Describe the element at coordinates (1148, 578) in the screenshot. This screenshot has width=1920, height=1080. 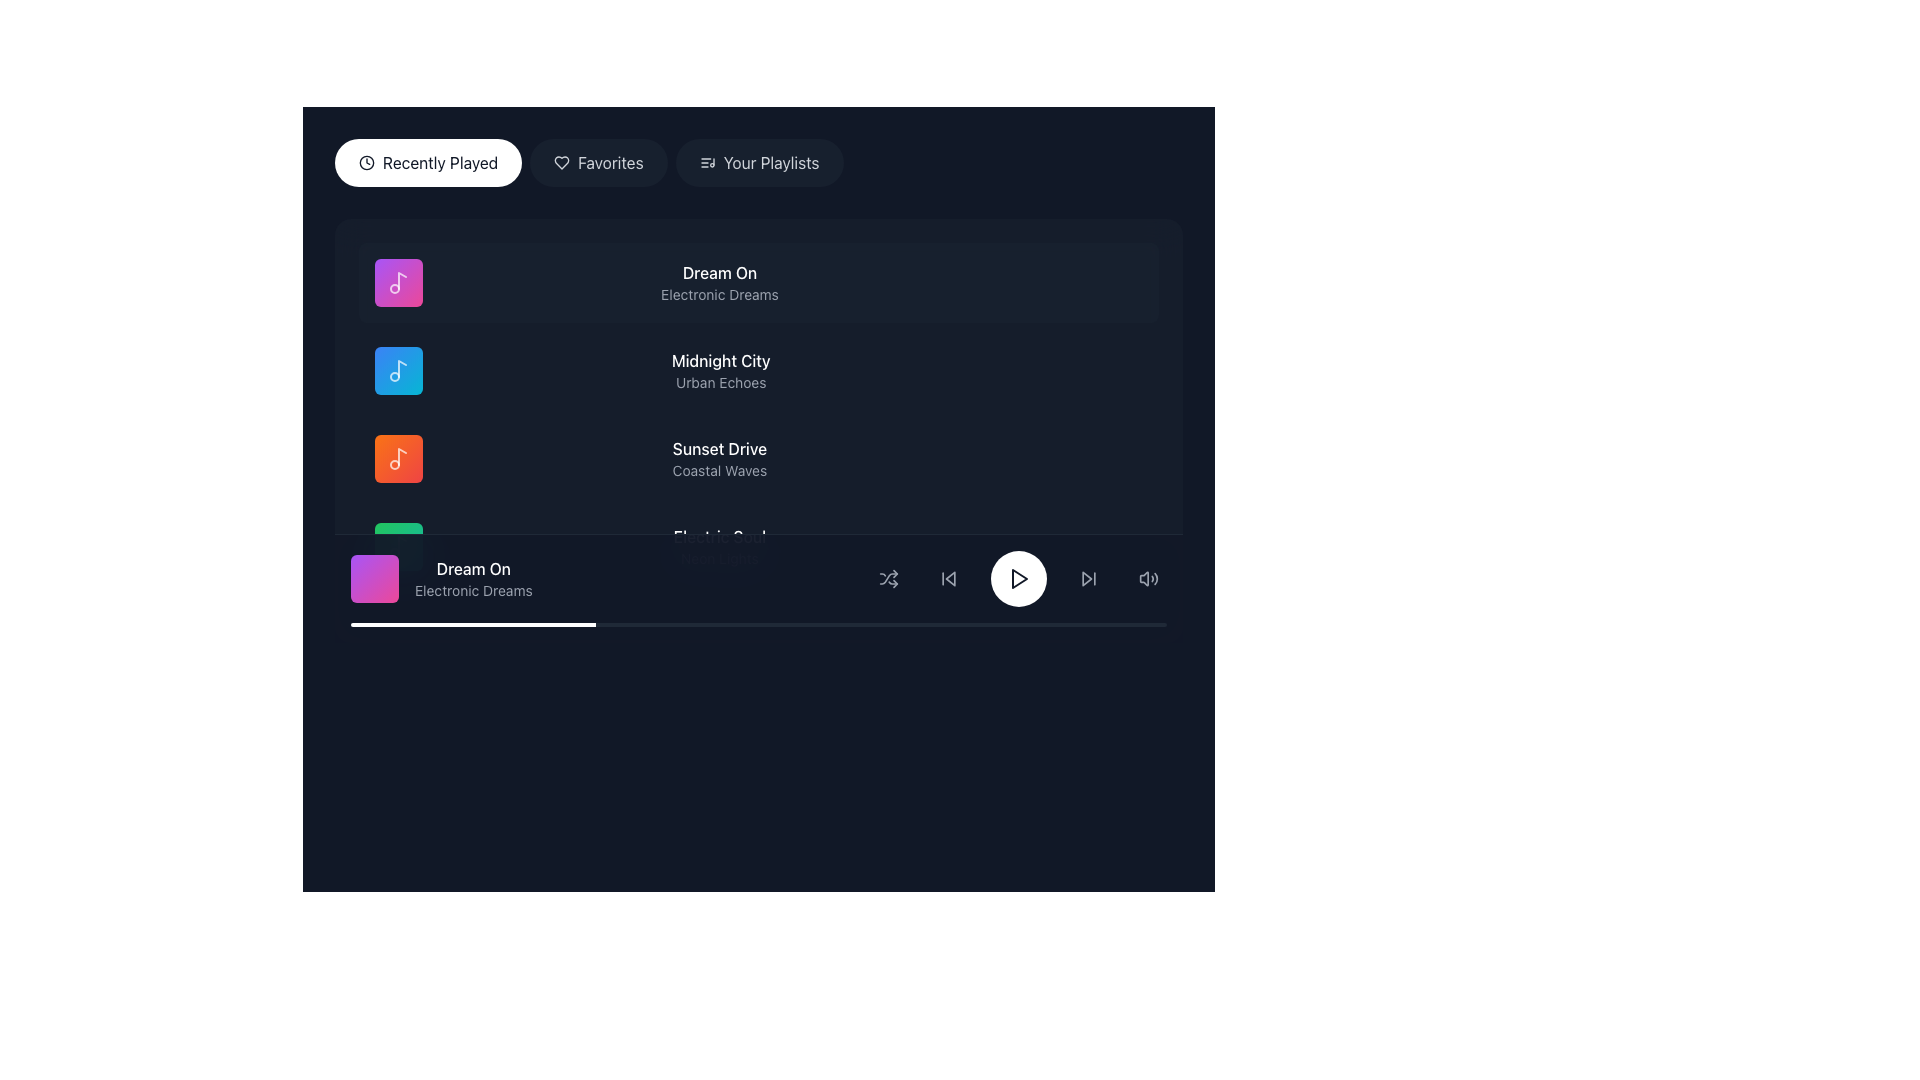
I see `the volume control button located at the far right of the bottom section of the interface to observe the style change` at that location.